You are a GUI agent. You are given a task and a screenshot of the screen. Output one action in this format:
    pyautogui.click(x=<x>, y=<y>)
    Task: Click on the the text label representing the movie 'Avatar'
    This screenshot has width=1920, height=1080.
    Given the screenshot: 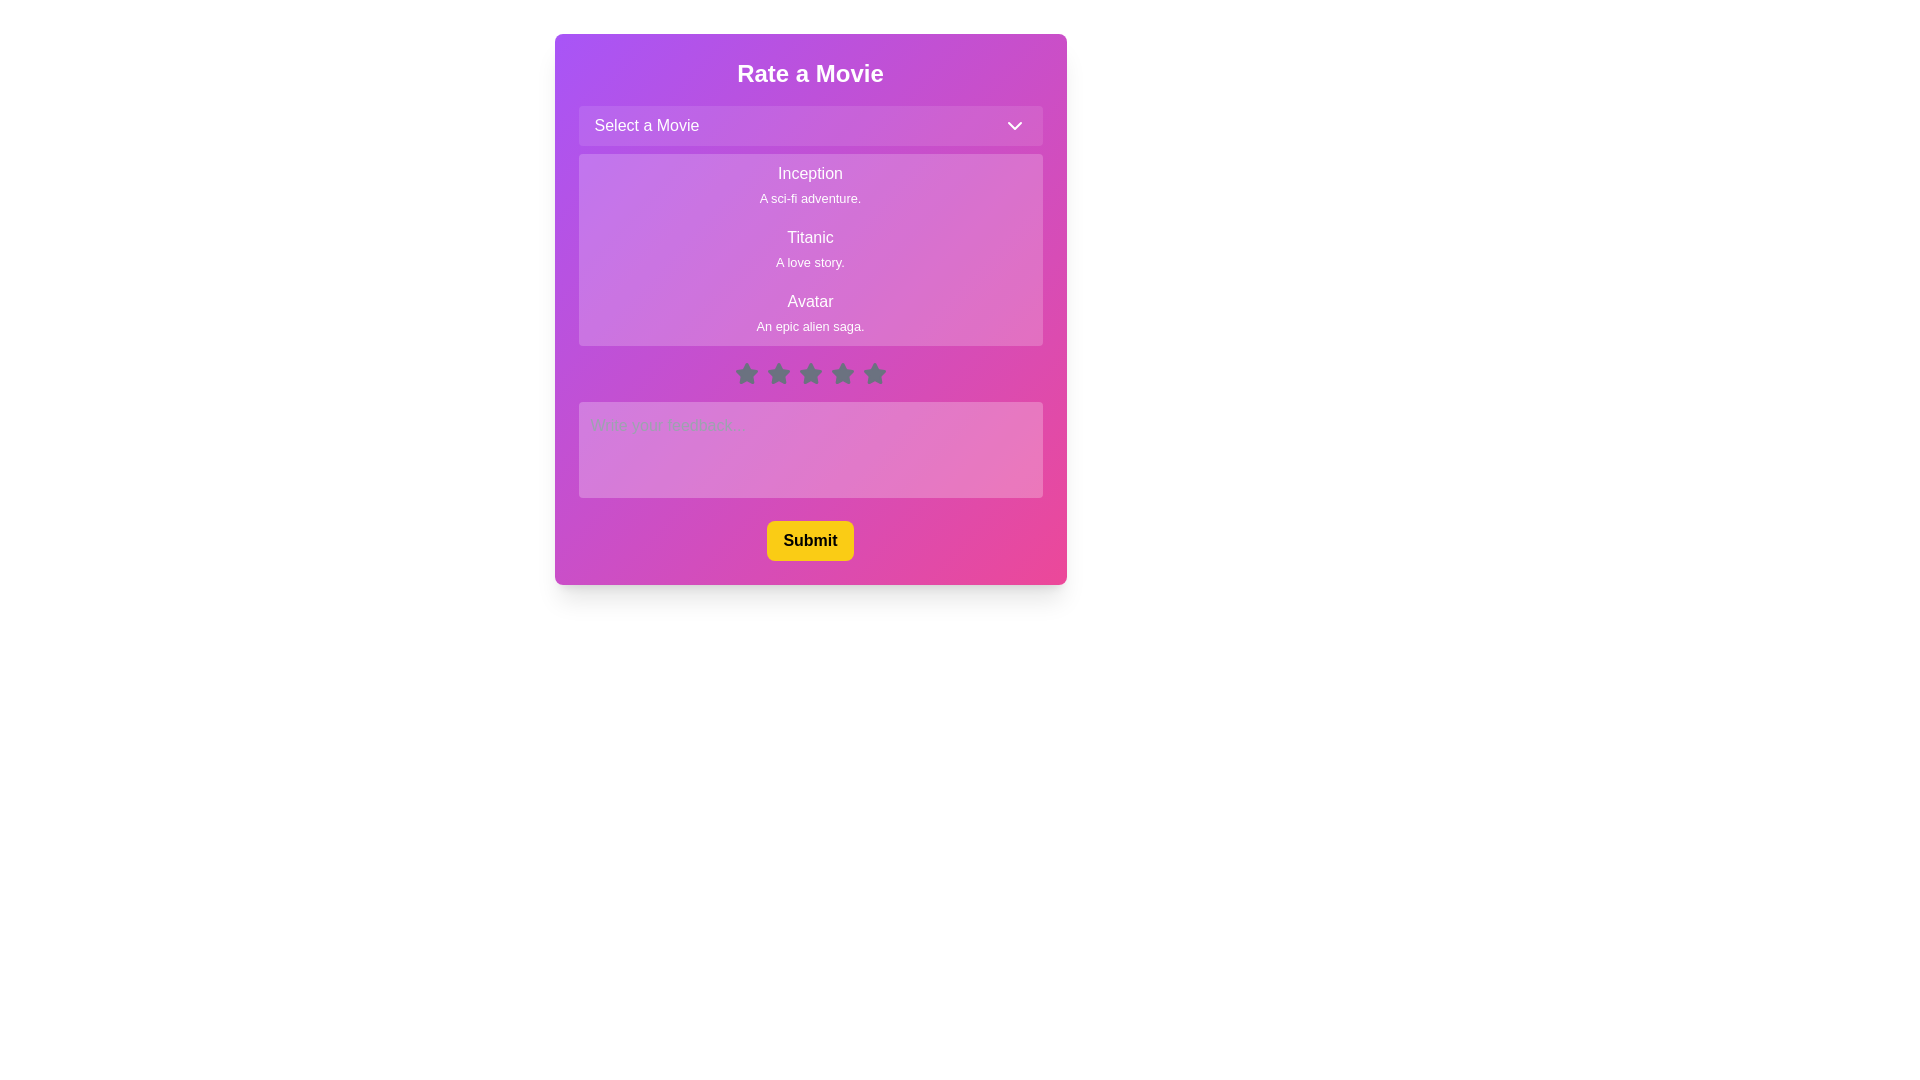 What is the action you would take?
    pyautogui.click(x=810, y=301)
    